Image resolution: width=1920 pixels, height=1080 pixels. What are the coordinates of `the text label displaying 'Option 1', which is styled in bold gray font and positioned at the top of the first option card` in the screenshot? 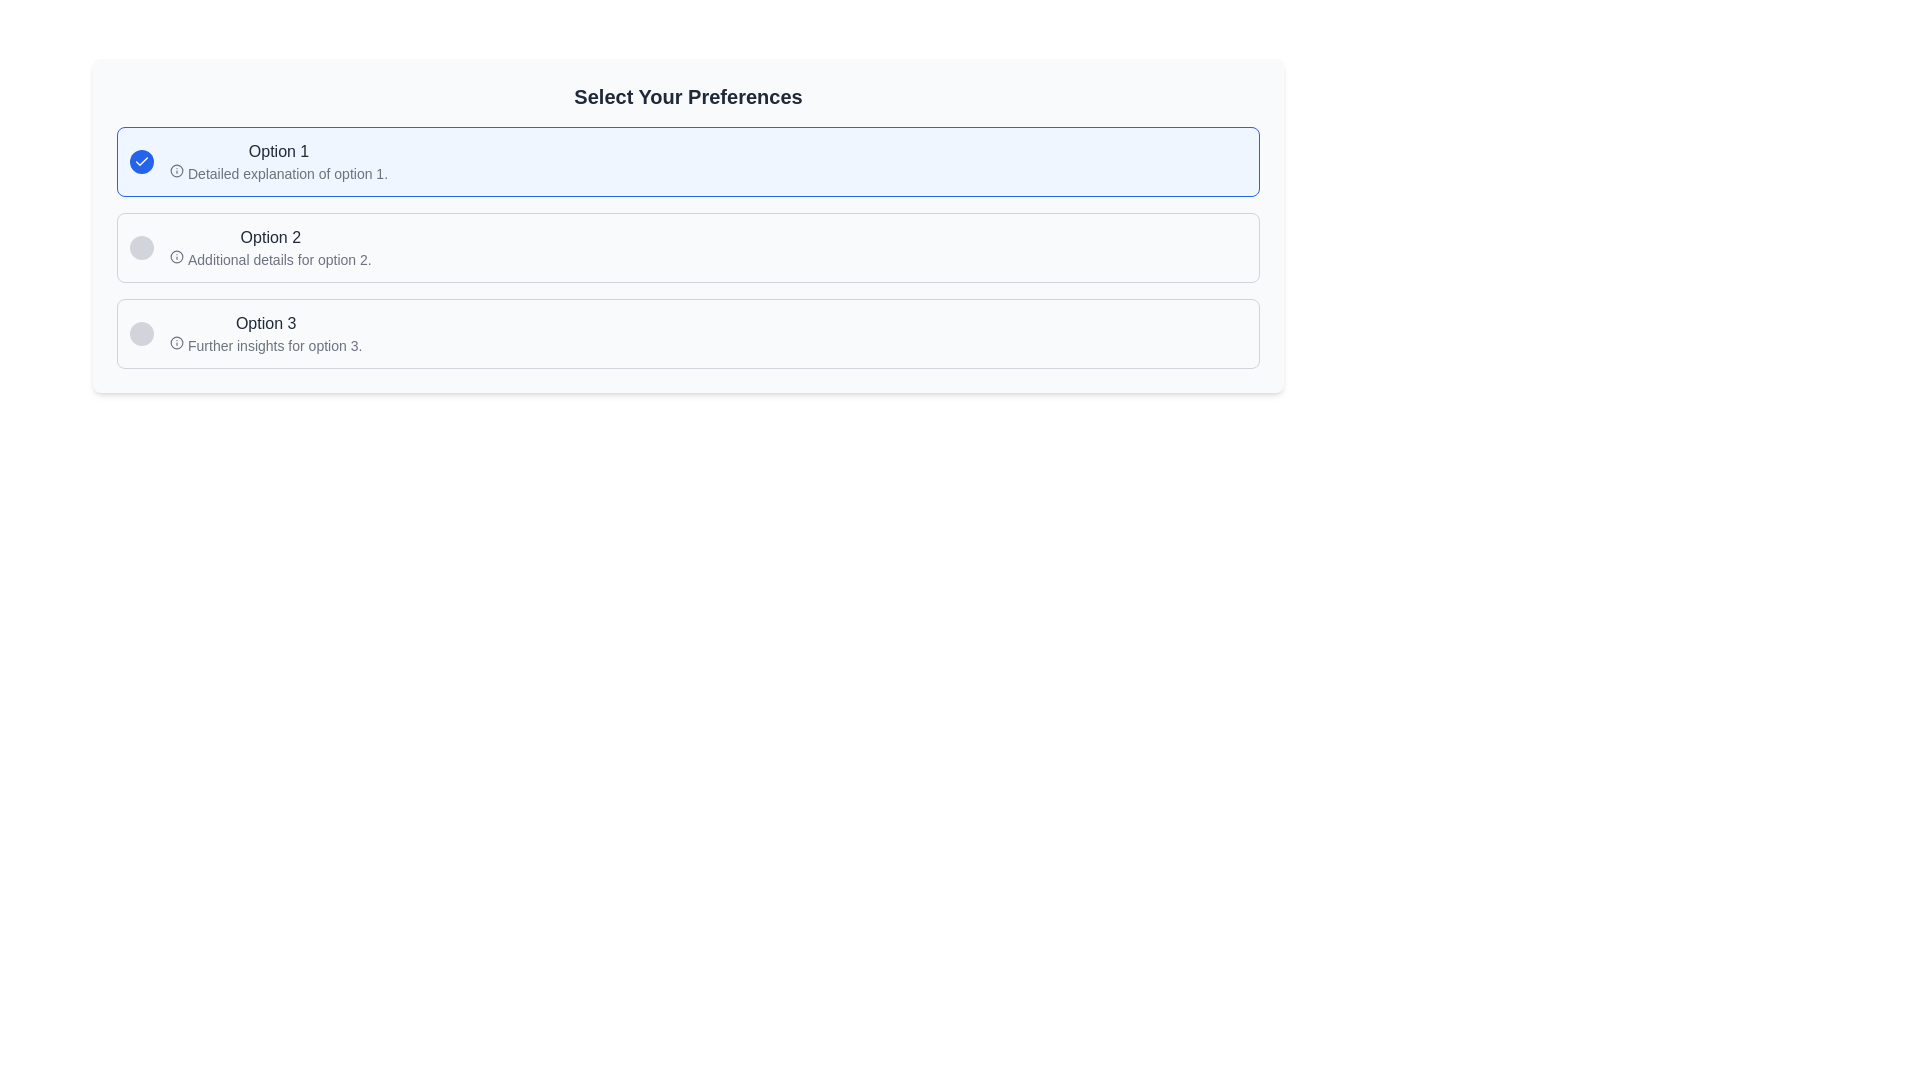 It's located at (277, 150).